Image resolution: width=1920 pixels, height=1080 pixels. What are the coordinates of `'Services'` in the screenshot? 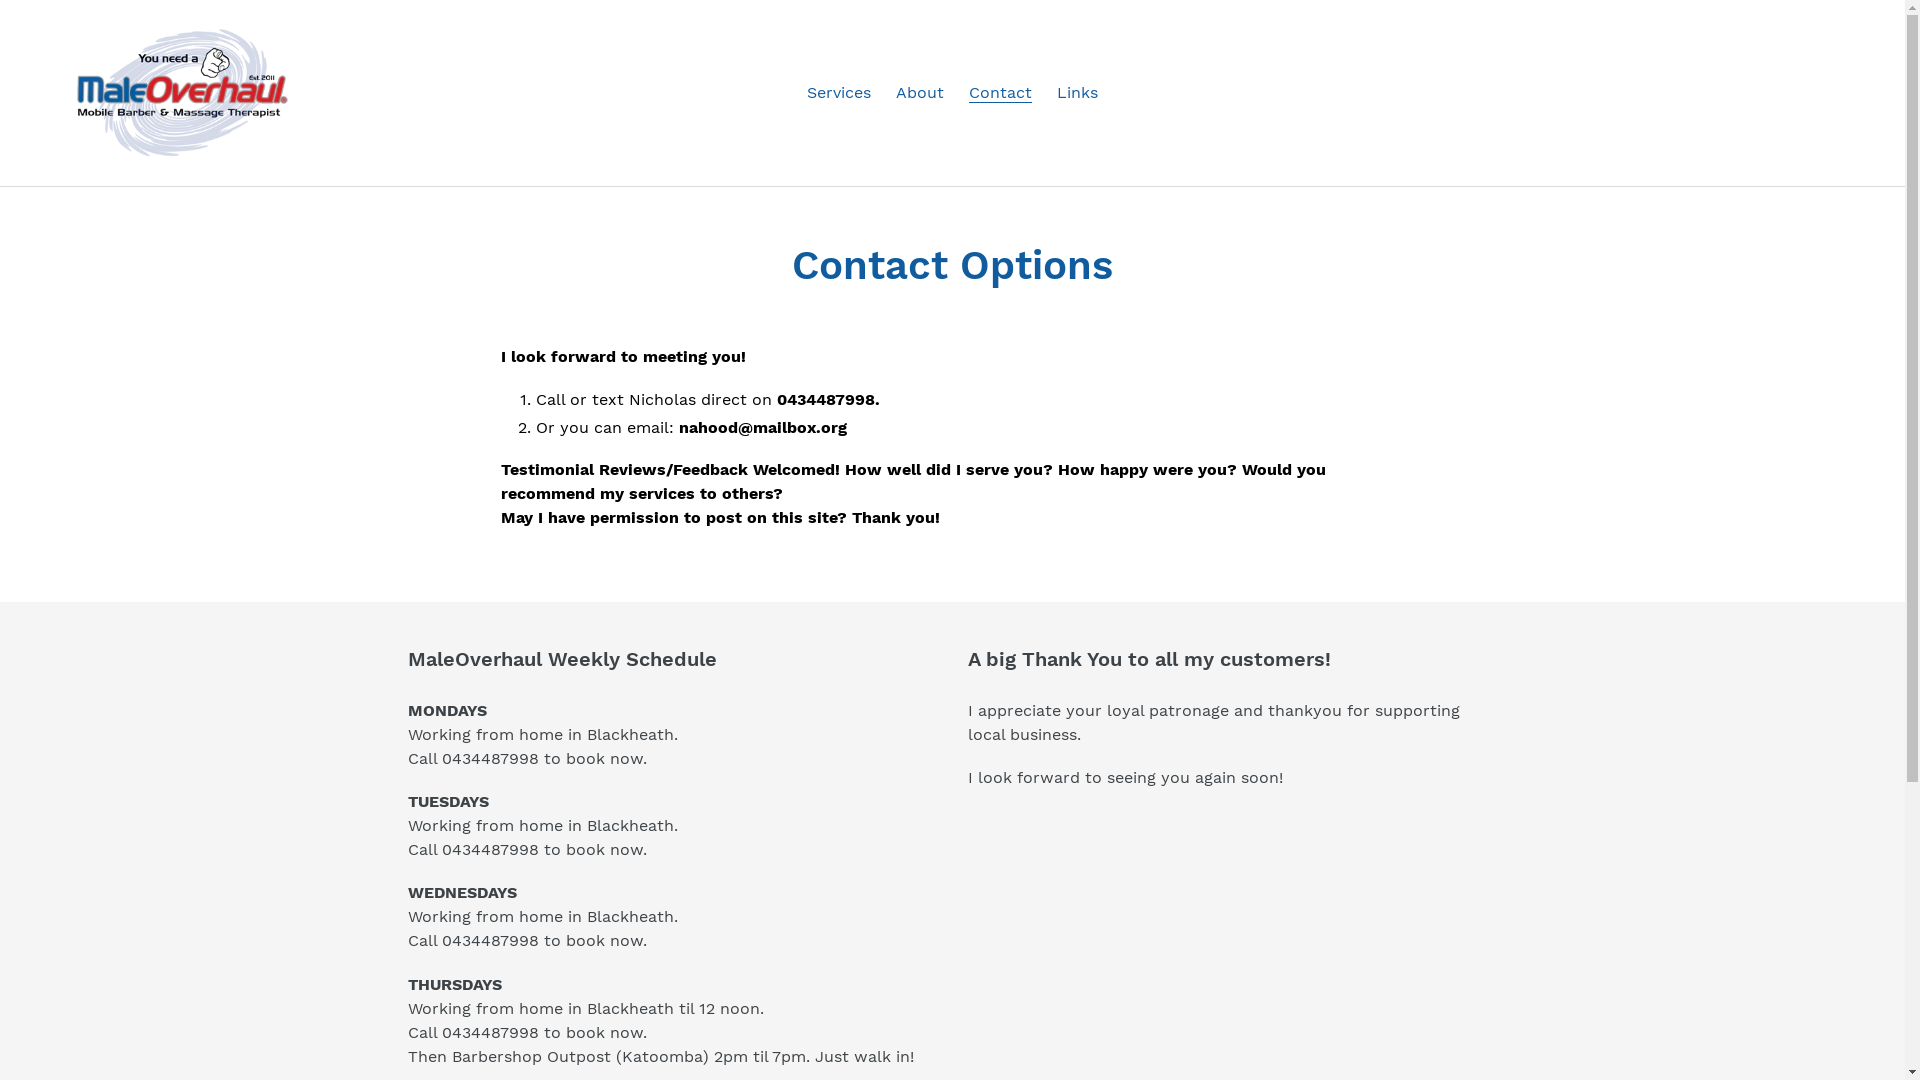 It's located at (839, 92).